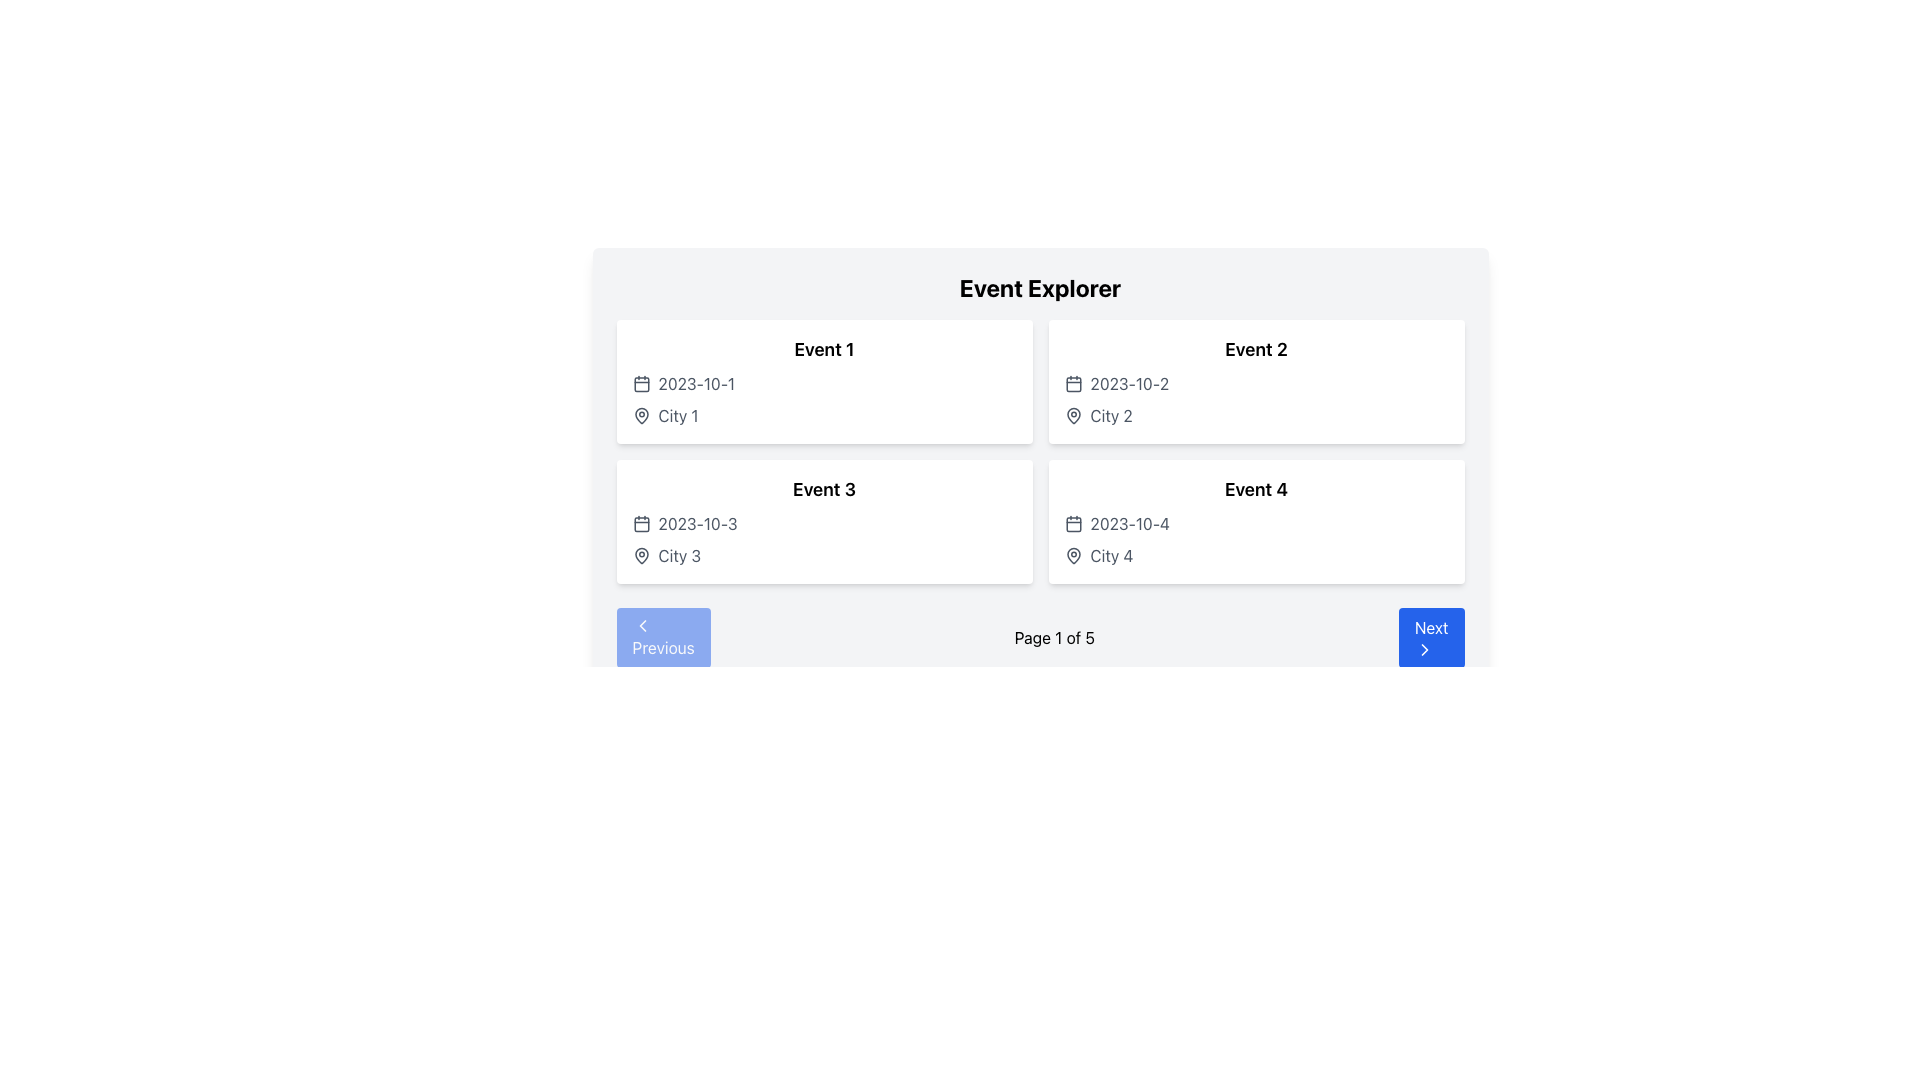 The width and height of the screenshot is (1920, 1080). Describe the element at coordinates (1072, 523) in the screenshot. I see `the calendar icon located in the 'Event 4' section, which is positioned immediately to the left of the date text '2023-10-4' and above the location 'City 4'` at that location.